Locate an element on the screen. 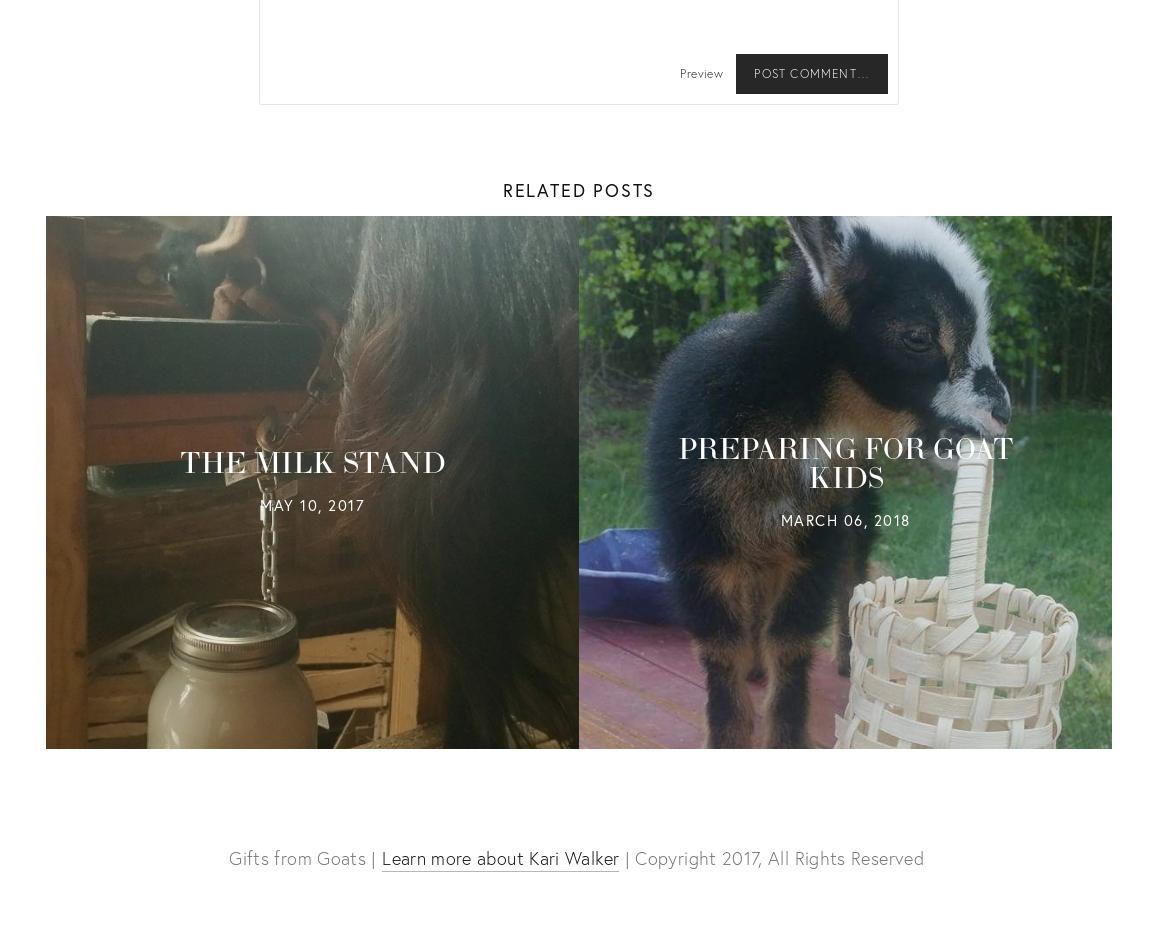  'Post Comment…' is located at coordinates (810, 72).